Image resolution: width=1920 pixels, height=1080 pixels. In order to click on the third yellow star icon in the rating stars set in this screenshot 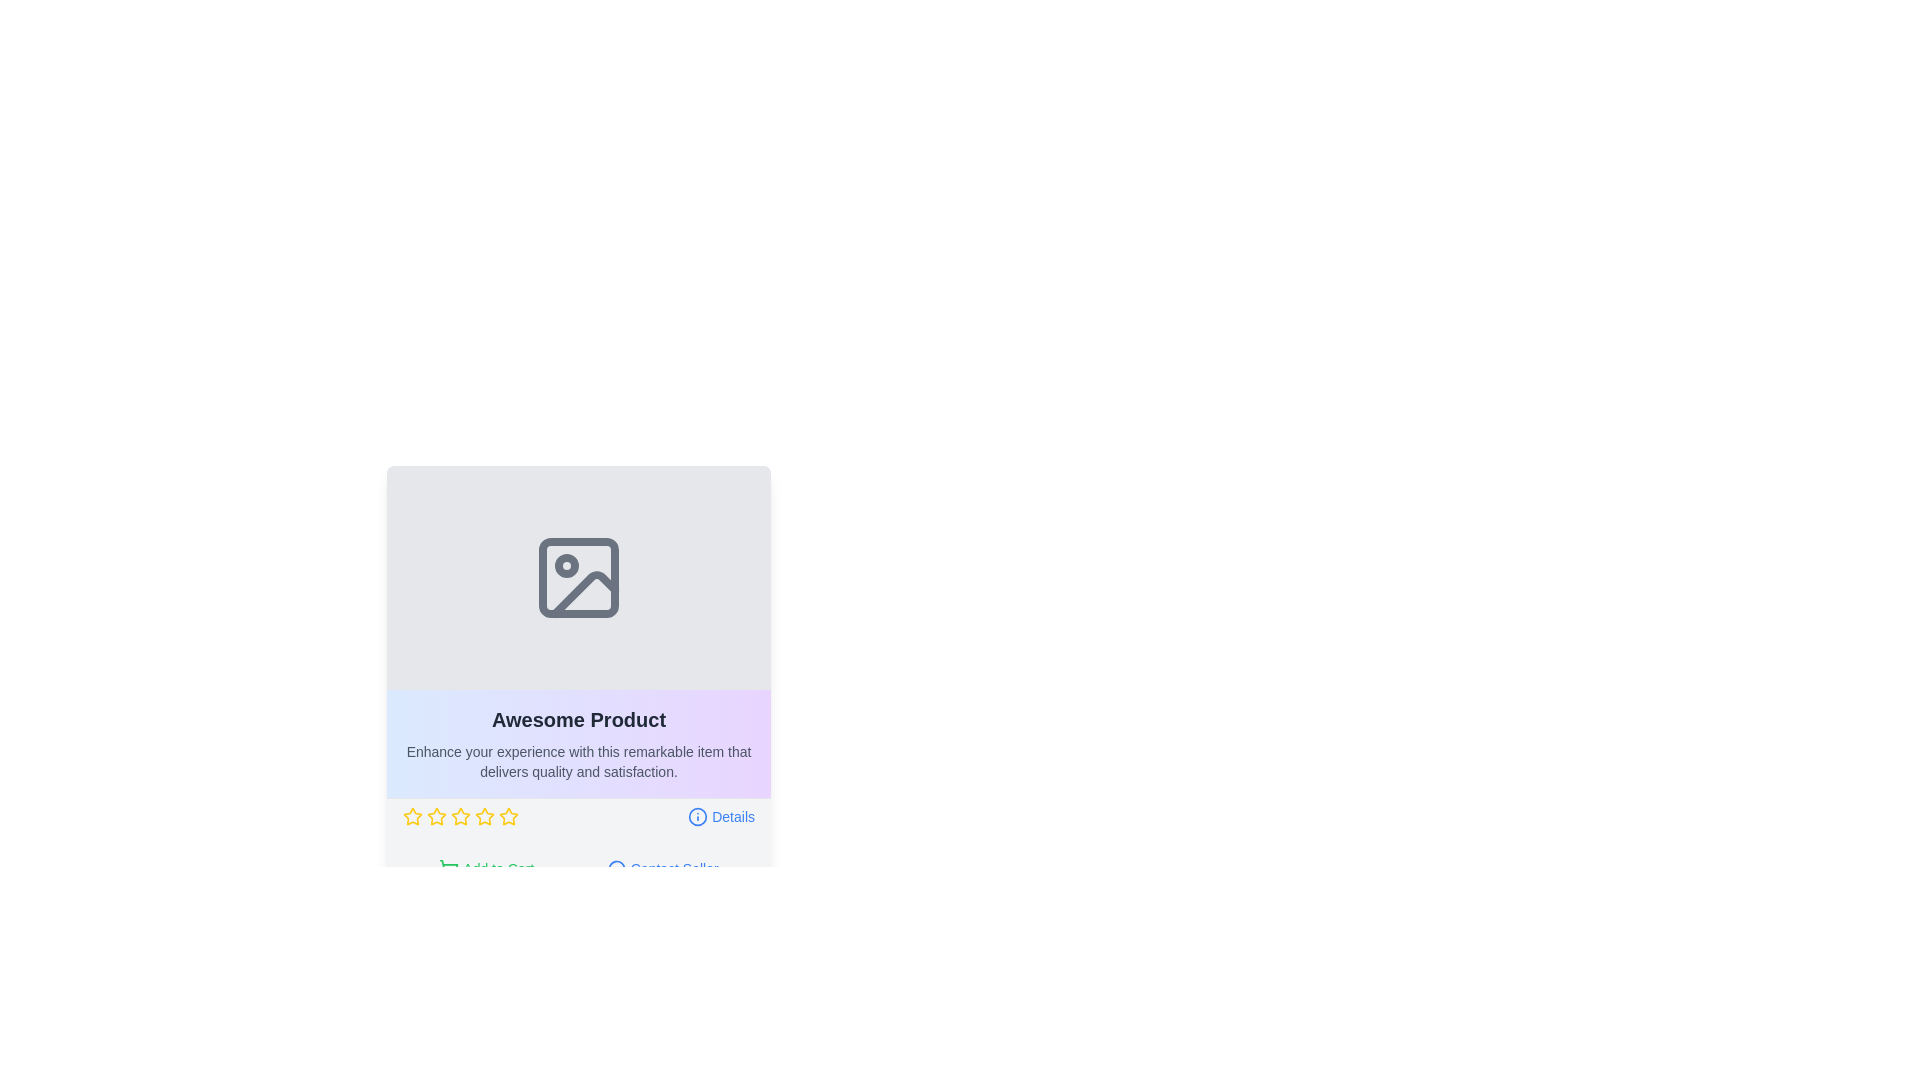, I will do `click(435, 817)`.